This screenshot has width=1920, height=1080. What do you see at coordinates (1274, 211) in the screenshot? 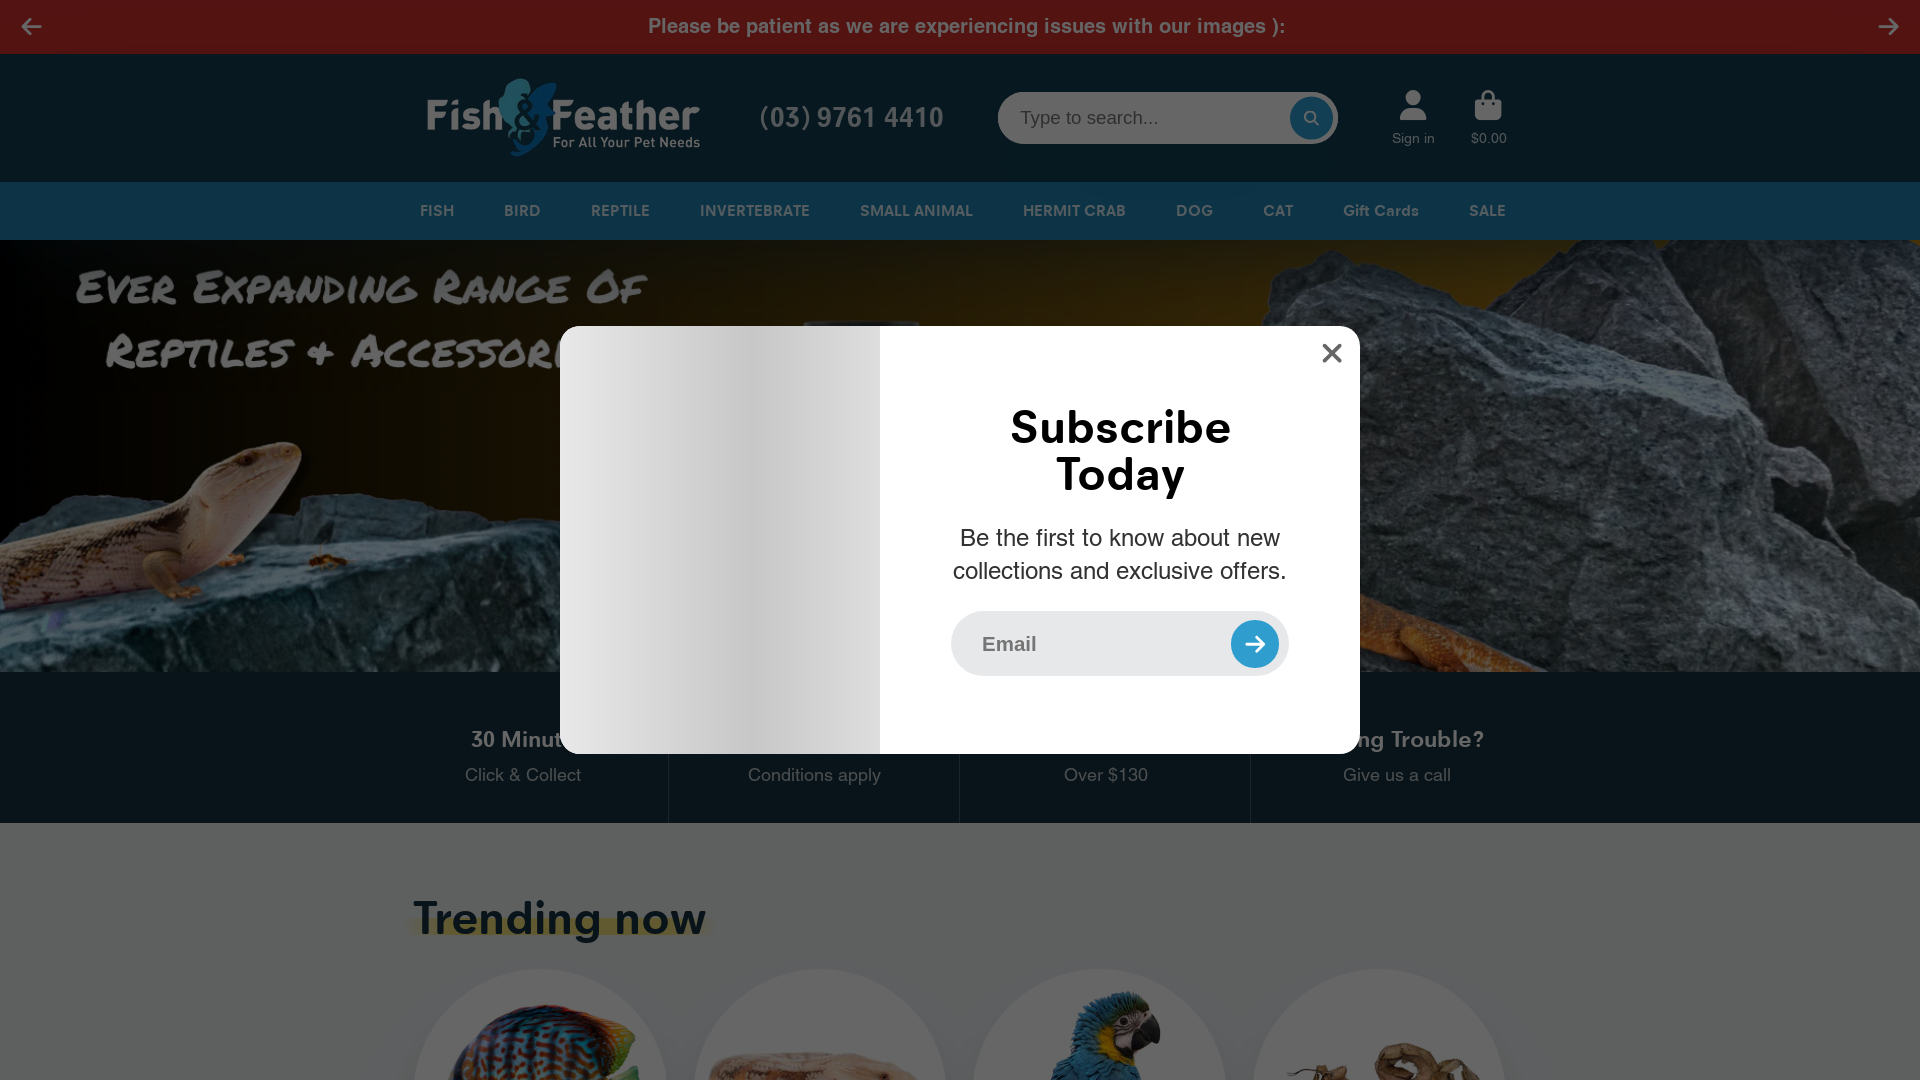
I see `'CAT'` at bounding box center [1274, 211].